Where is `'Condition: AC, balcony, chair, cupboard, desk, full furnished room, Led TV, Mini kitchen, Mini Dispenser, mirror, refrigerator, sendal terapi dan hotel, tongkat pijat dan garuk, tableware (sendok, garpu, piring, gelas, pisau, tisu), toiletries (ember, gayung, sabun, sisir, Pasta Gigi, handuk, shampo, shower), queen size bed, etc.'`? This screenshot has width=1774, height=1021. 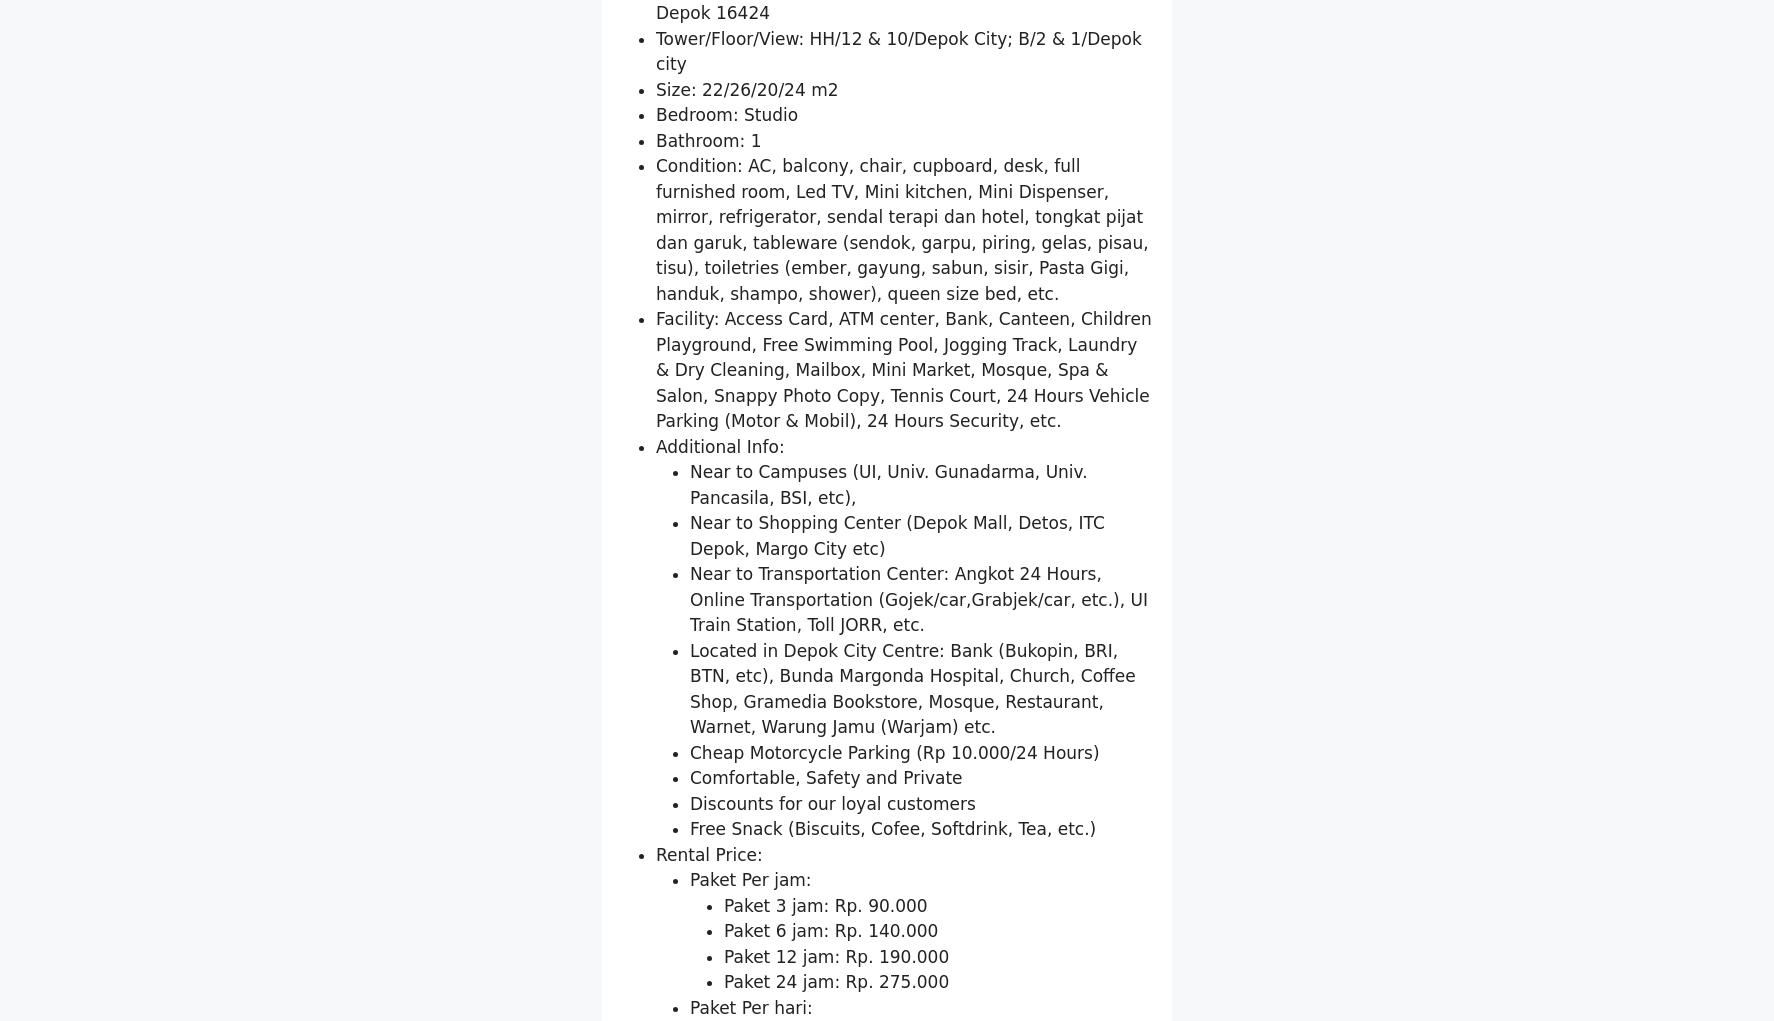 'Condition: AC, balcony, chair, cupboard, desk, full furnished room, Led TV, Mini kitchen, Mini Dispenser, mirror, refrigerator, sendal terapi dan hotel, tongkat pijat dan garuk, tableware (sendok, garpu, piring, gelas, pisau, tisu), toiletries (ember, gayung, sabun, sisir, Pasta Gigi, handuk, shampo, shower), queen size bed, etc.' is located at coordinates (656, 463).